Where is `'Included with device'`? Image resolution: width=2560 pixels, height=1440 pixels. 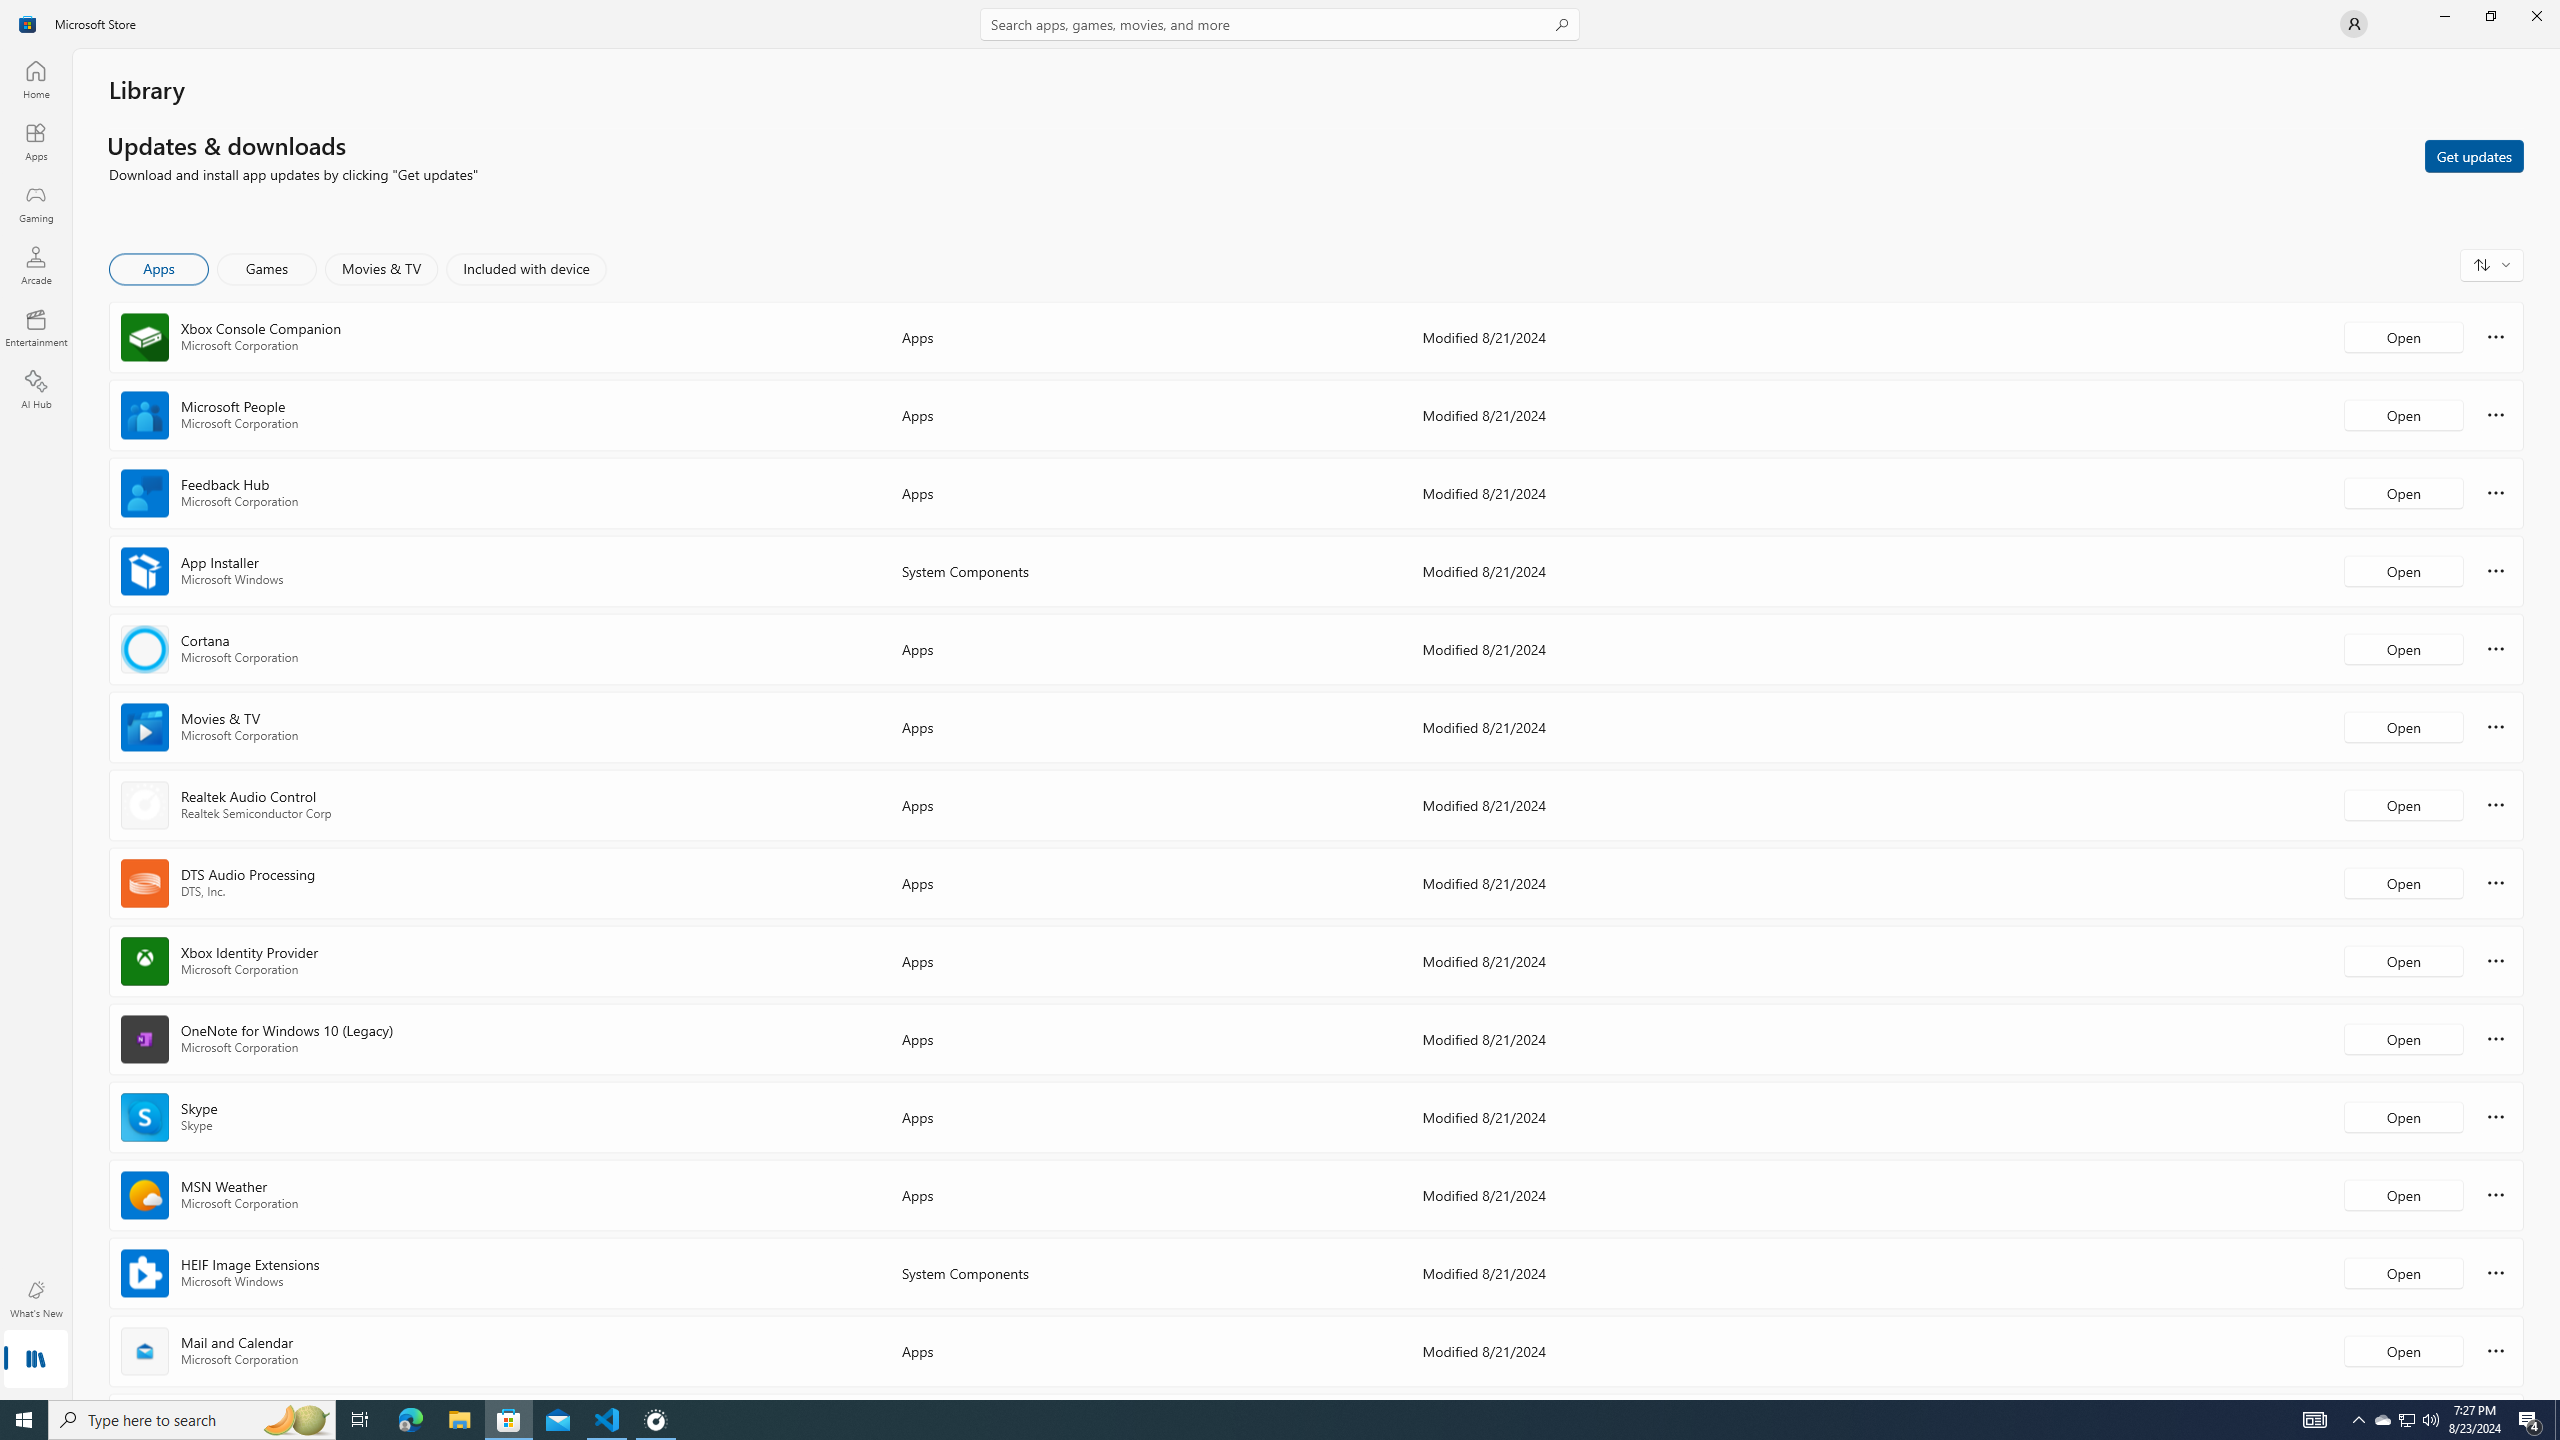
'Included with device' is located at coordinates (525, 268).